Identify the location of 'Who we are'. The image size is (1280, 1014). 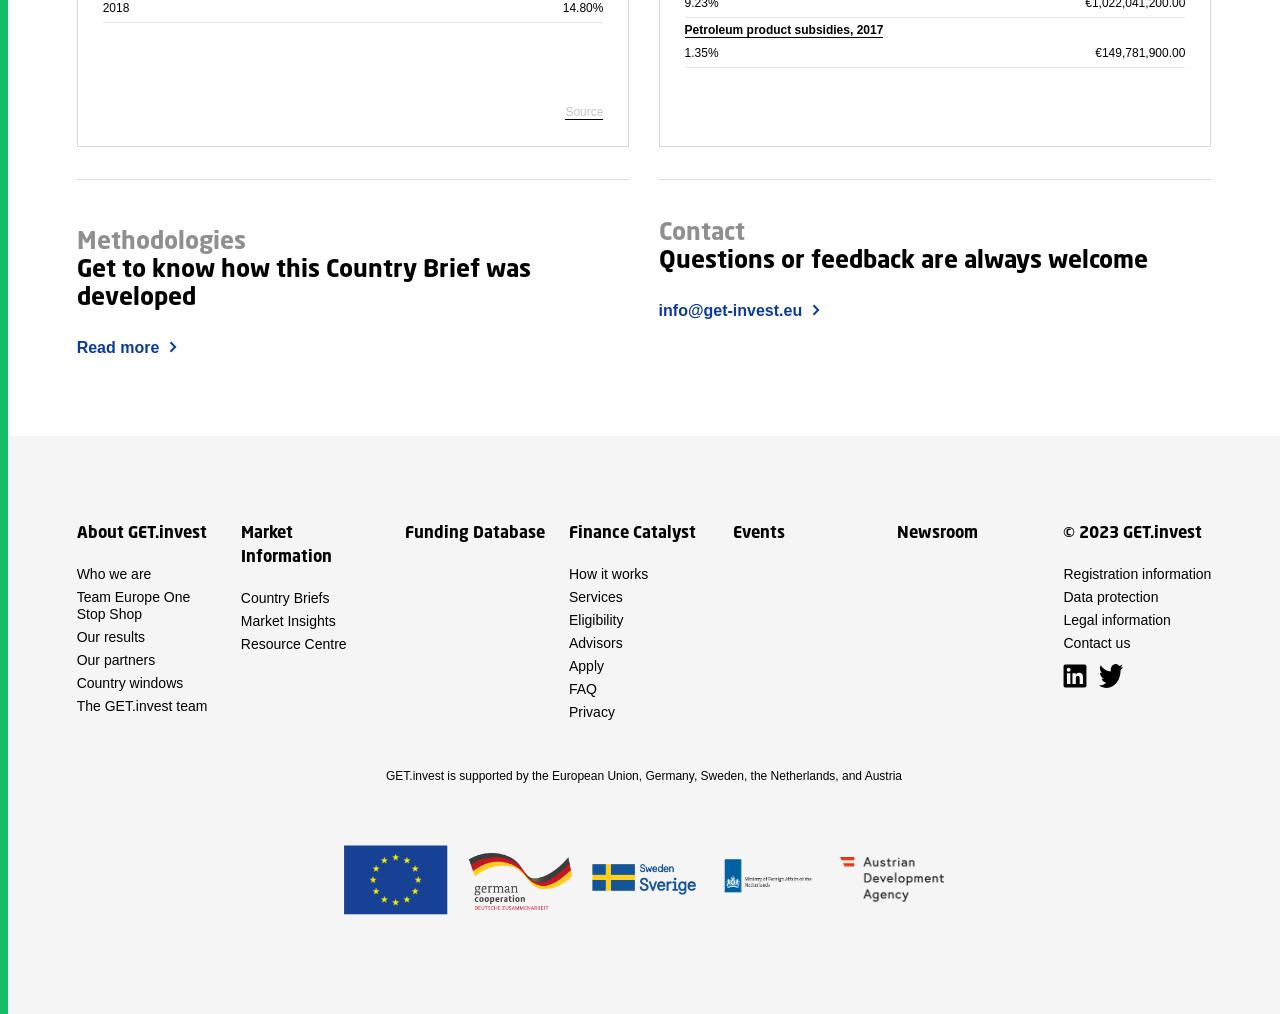
(76, 572).